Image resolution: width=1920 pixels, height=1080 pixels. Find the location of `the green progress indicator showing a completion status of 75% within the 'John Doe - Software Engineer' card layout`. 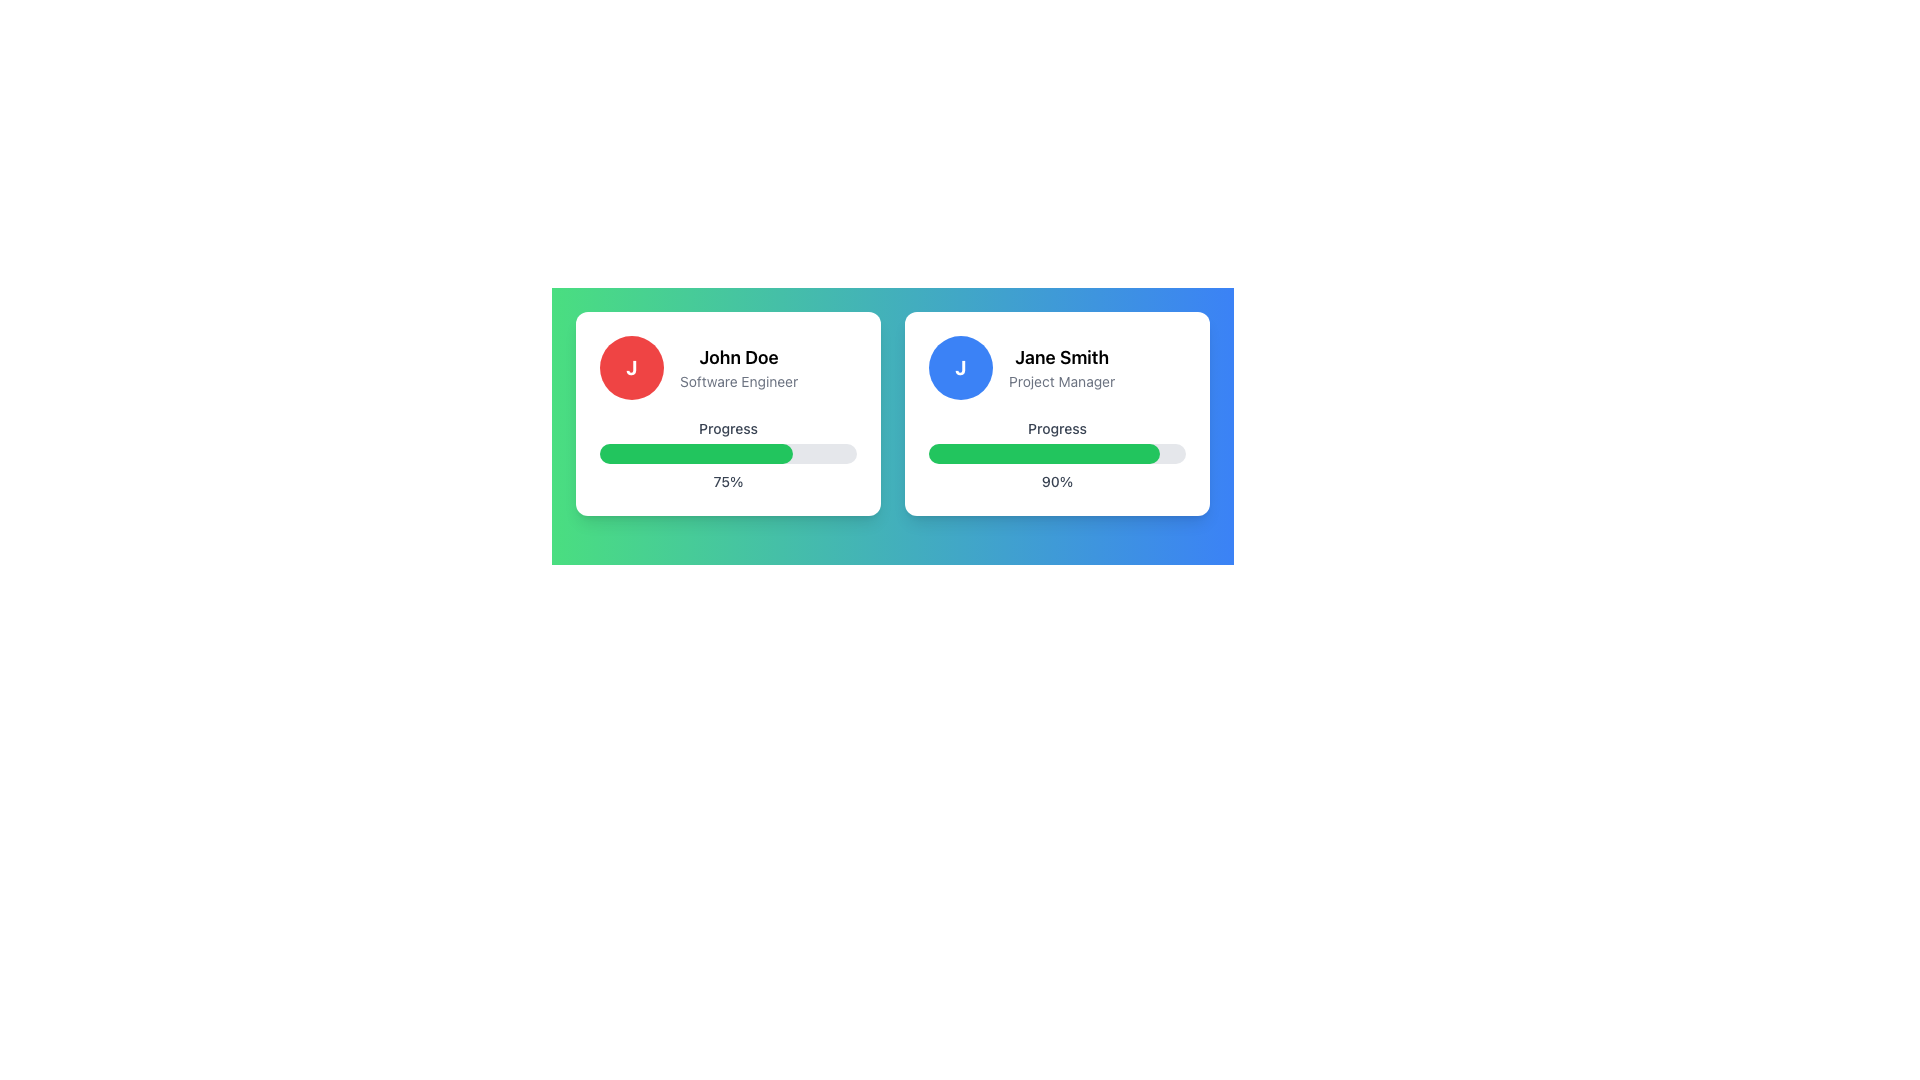

the green progress indicator showing a completion status of 75% within the 'John Doe - Software Engineer' card layout is located at coordinates (696, 454).